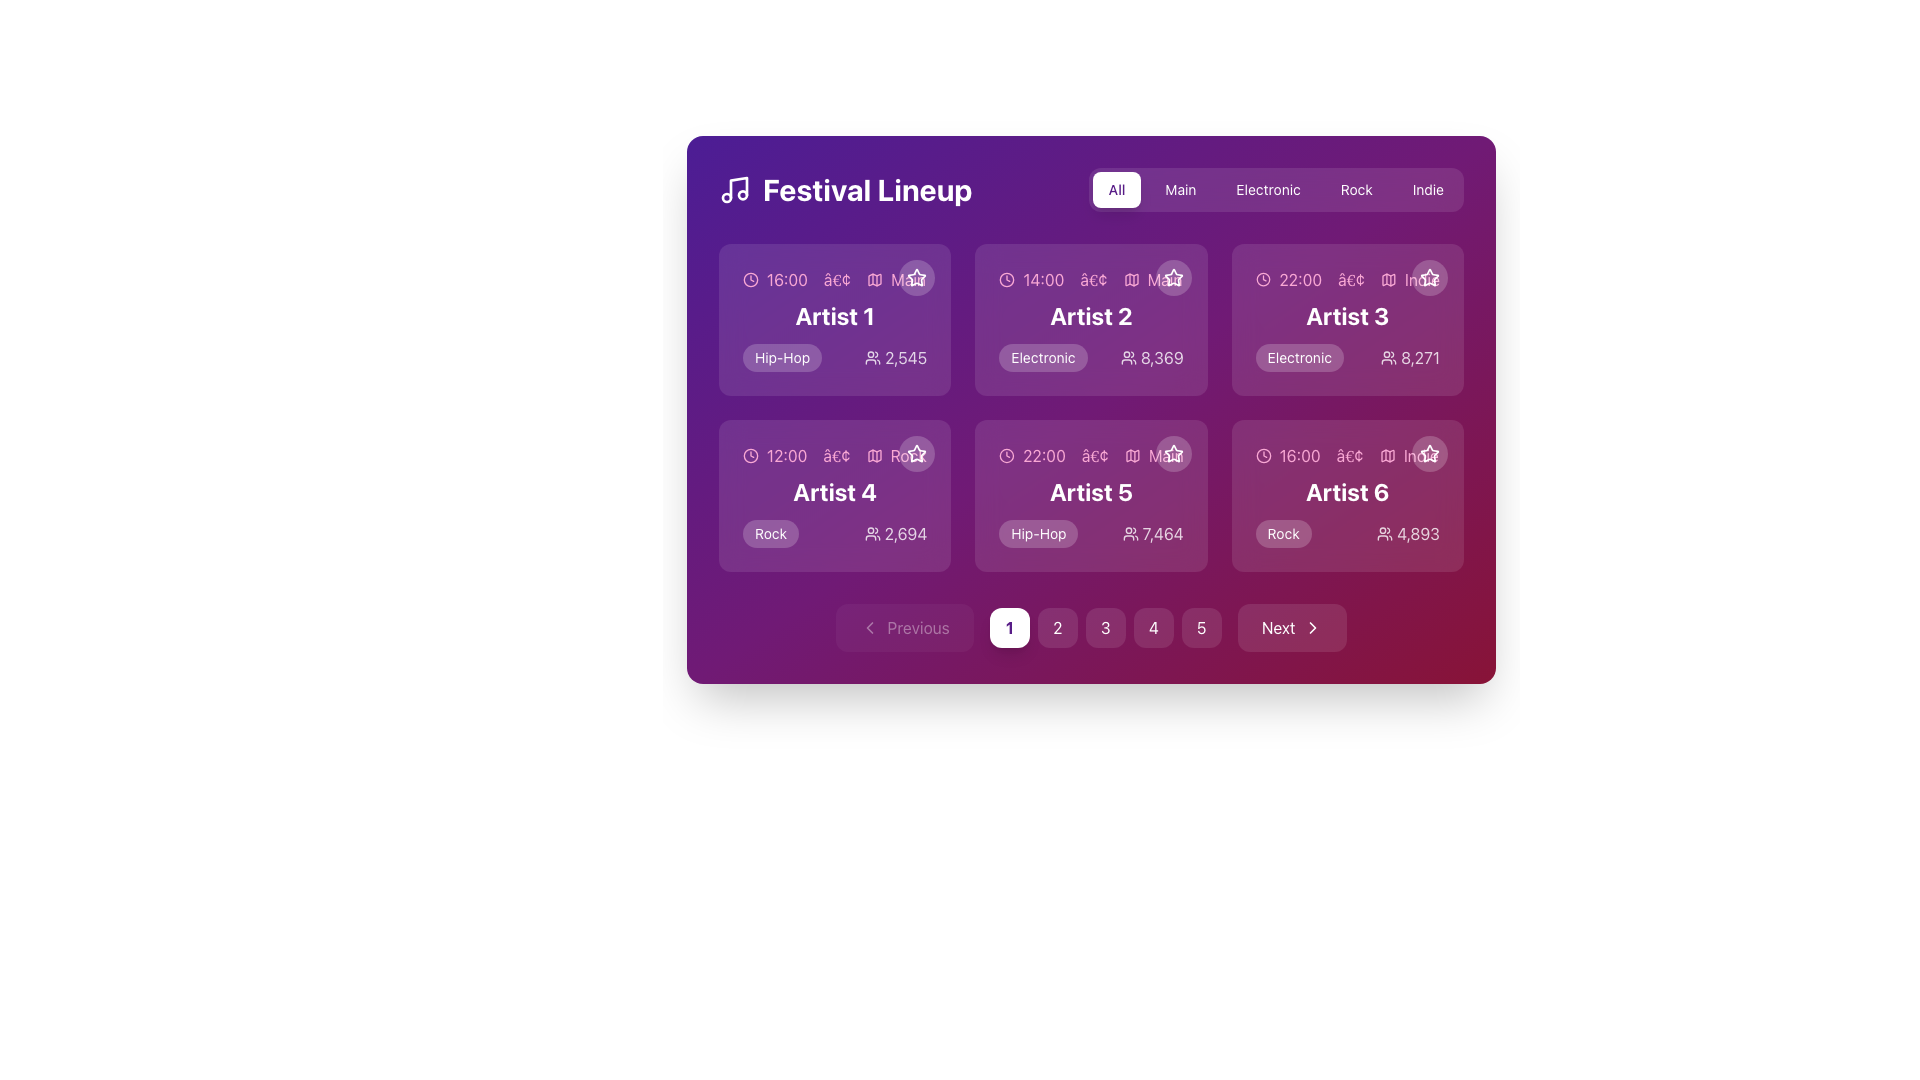 The image size is (1920, 1080). I want to click on the 'Electronic' category selector tab within the 'Festival Lineup' interface using the keyboard for accessibility, so click(1275, 189).